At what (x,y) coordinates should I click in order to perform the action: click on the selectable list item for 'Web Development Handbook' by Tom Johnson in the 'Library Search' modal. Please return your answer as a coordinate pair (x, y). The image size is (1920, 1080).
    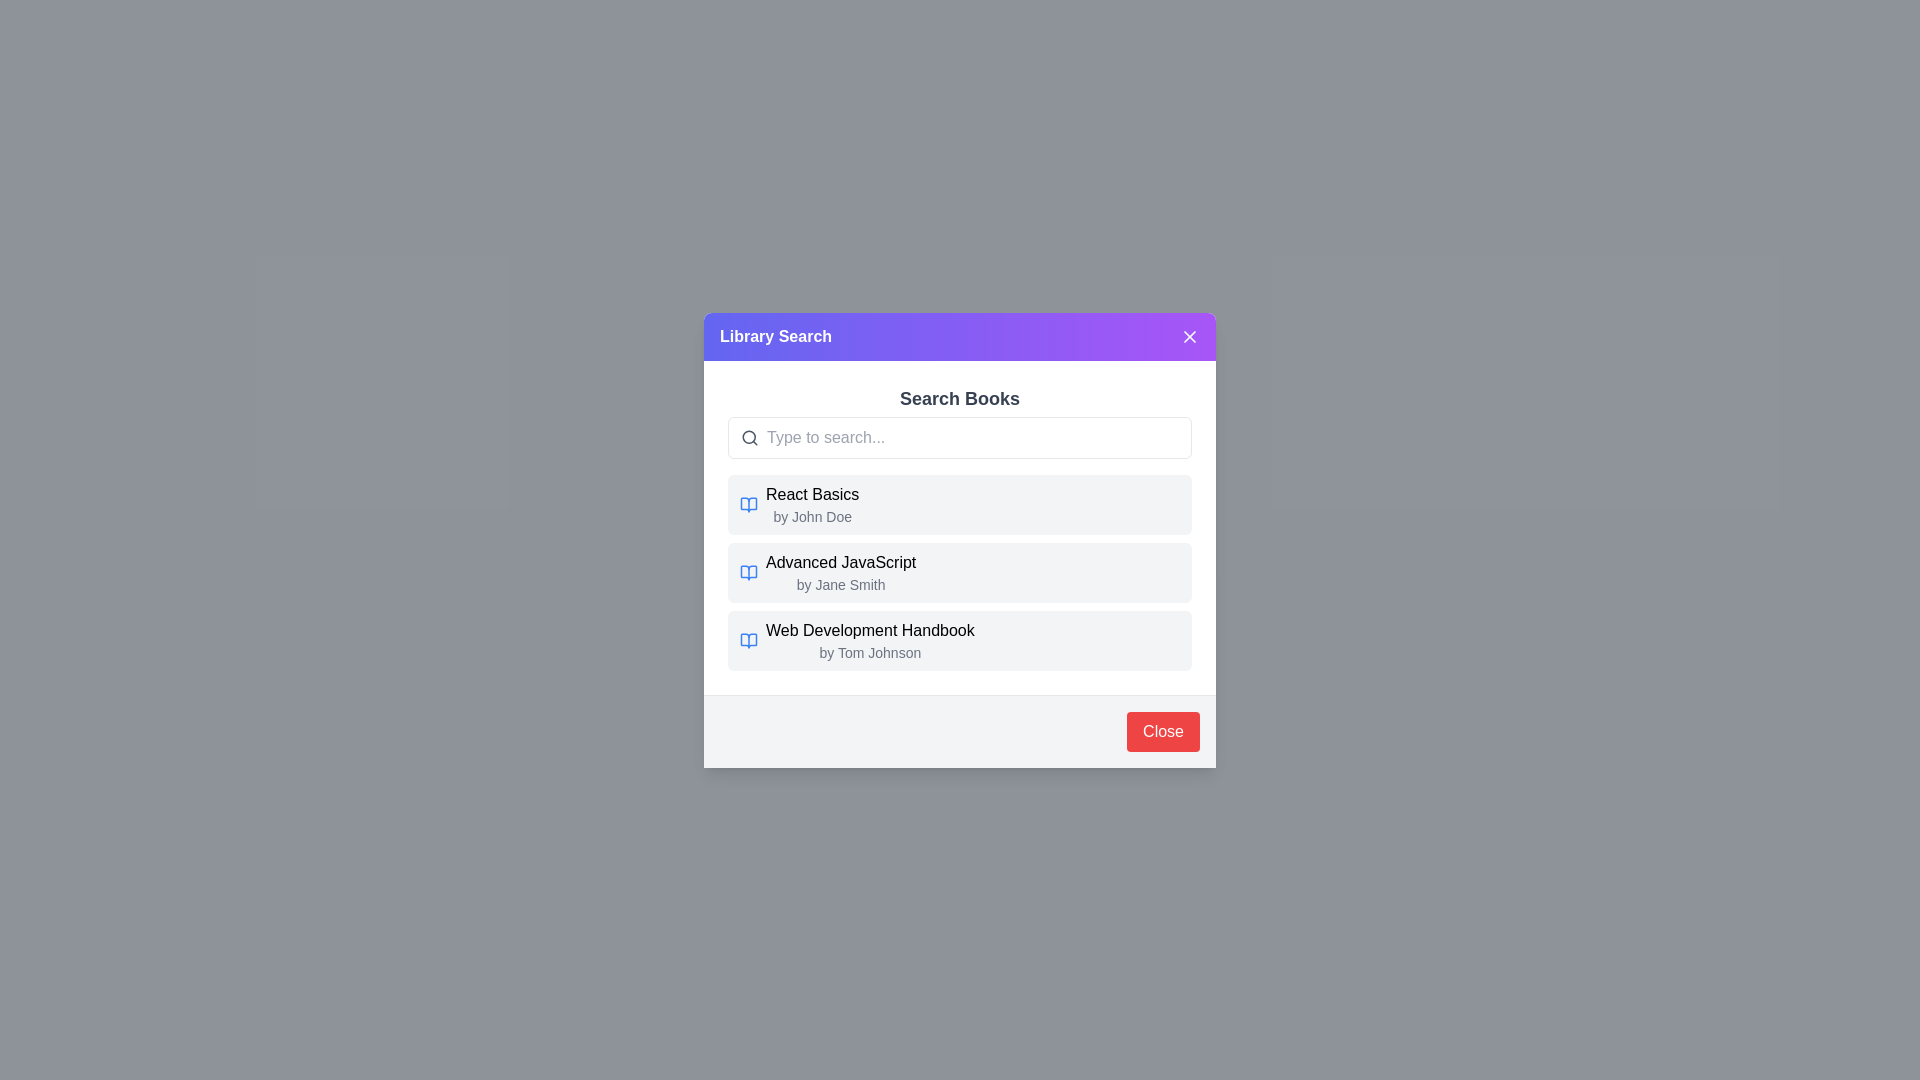
    Looking at the image, I should click on (960, 640).